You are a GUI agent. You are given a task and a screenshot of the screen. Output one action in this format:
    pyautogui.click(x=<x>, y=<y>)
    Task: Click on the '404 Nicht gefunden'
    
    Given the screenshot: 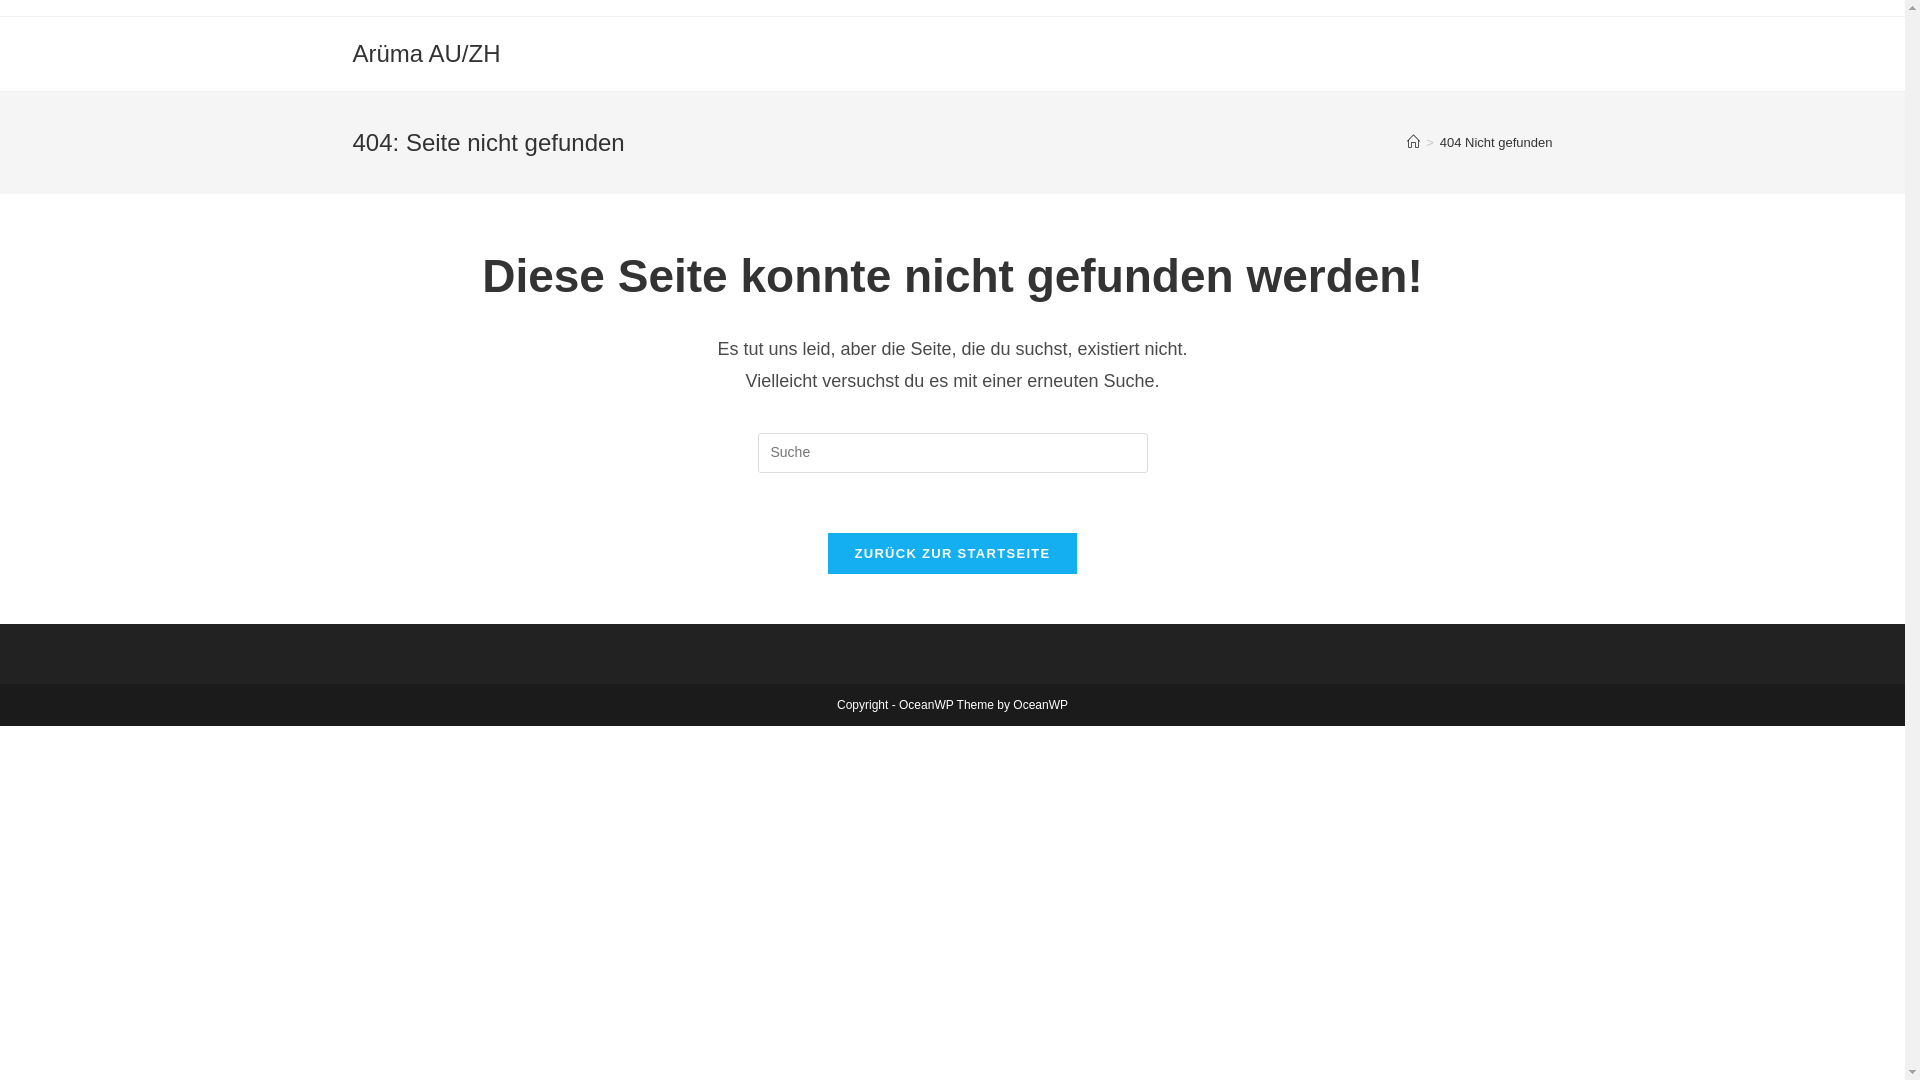 What is the action you would take?
    pyautogui.click(x=1496, y=141)
    